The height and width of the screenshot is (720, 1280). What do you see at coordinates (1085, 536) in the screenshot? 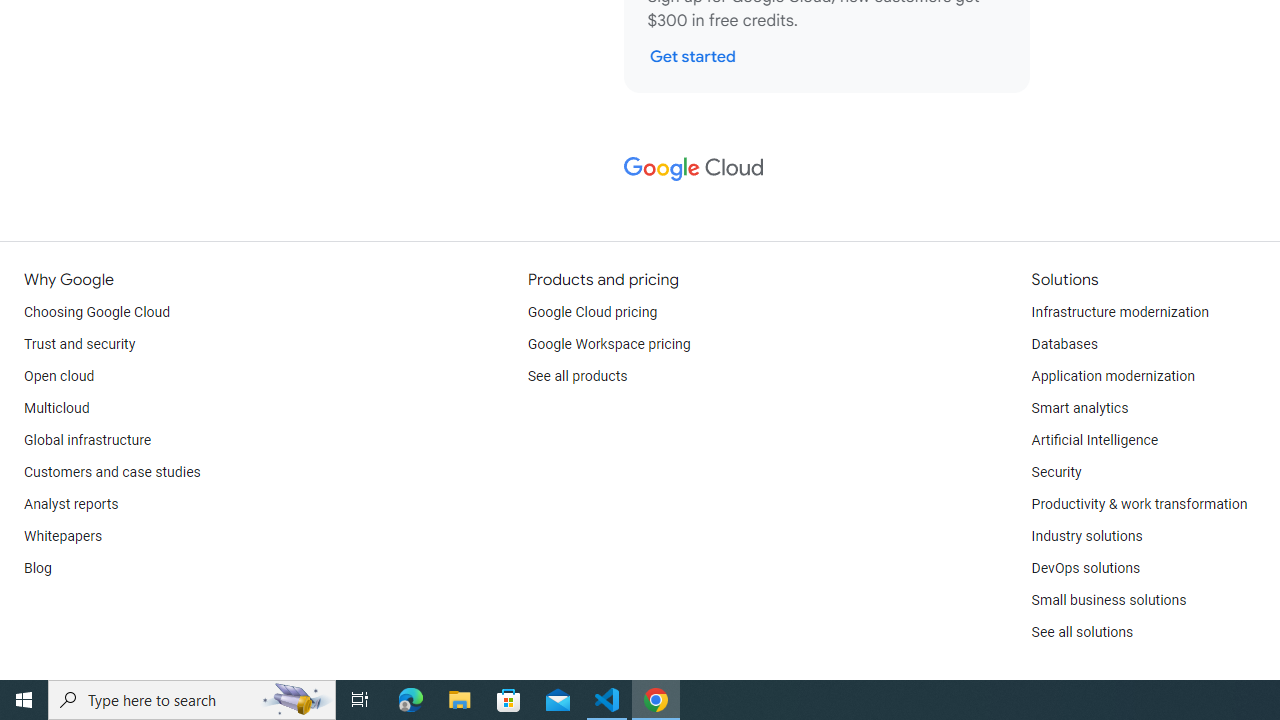
I see `'Industry solutions'` at bounding box center [1085, 536].